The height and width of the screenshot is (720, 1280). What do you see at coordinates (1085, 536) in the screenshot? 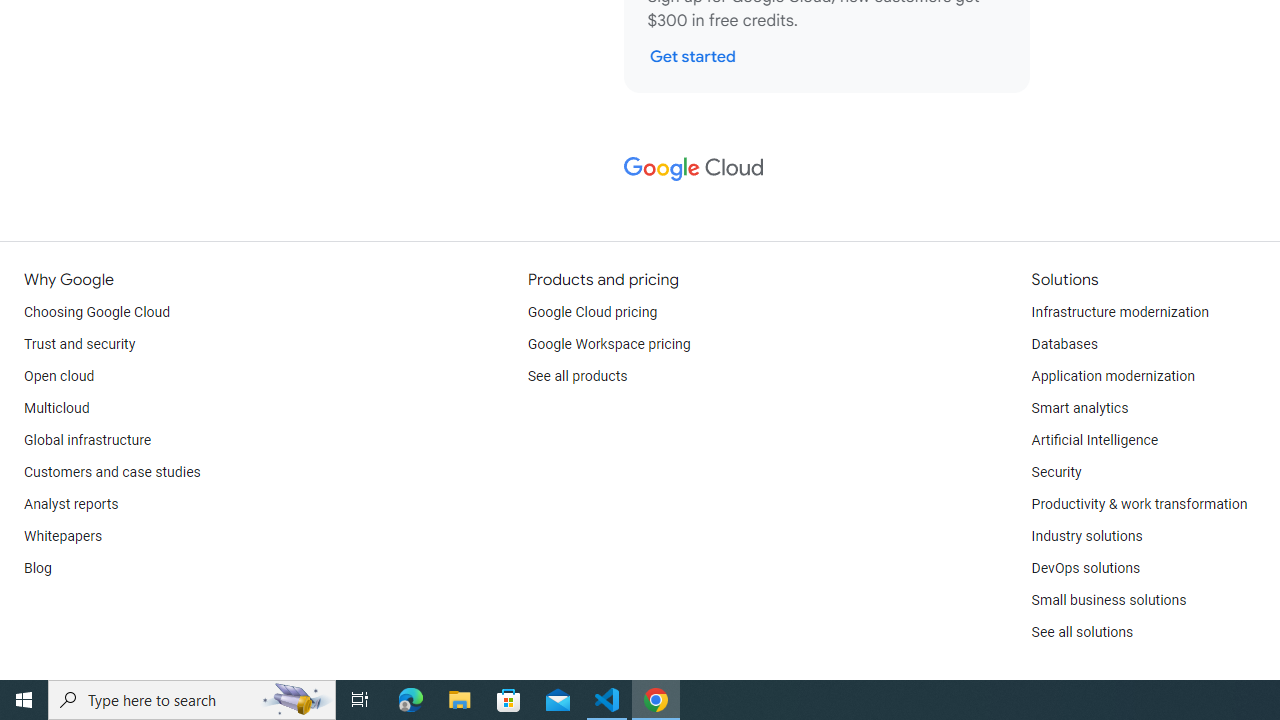
I see `'Industry solutions'` at bounding box center [1085, 536].